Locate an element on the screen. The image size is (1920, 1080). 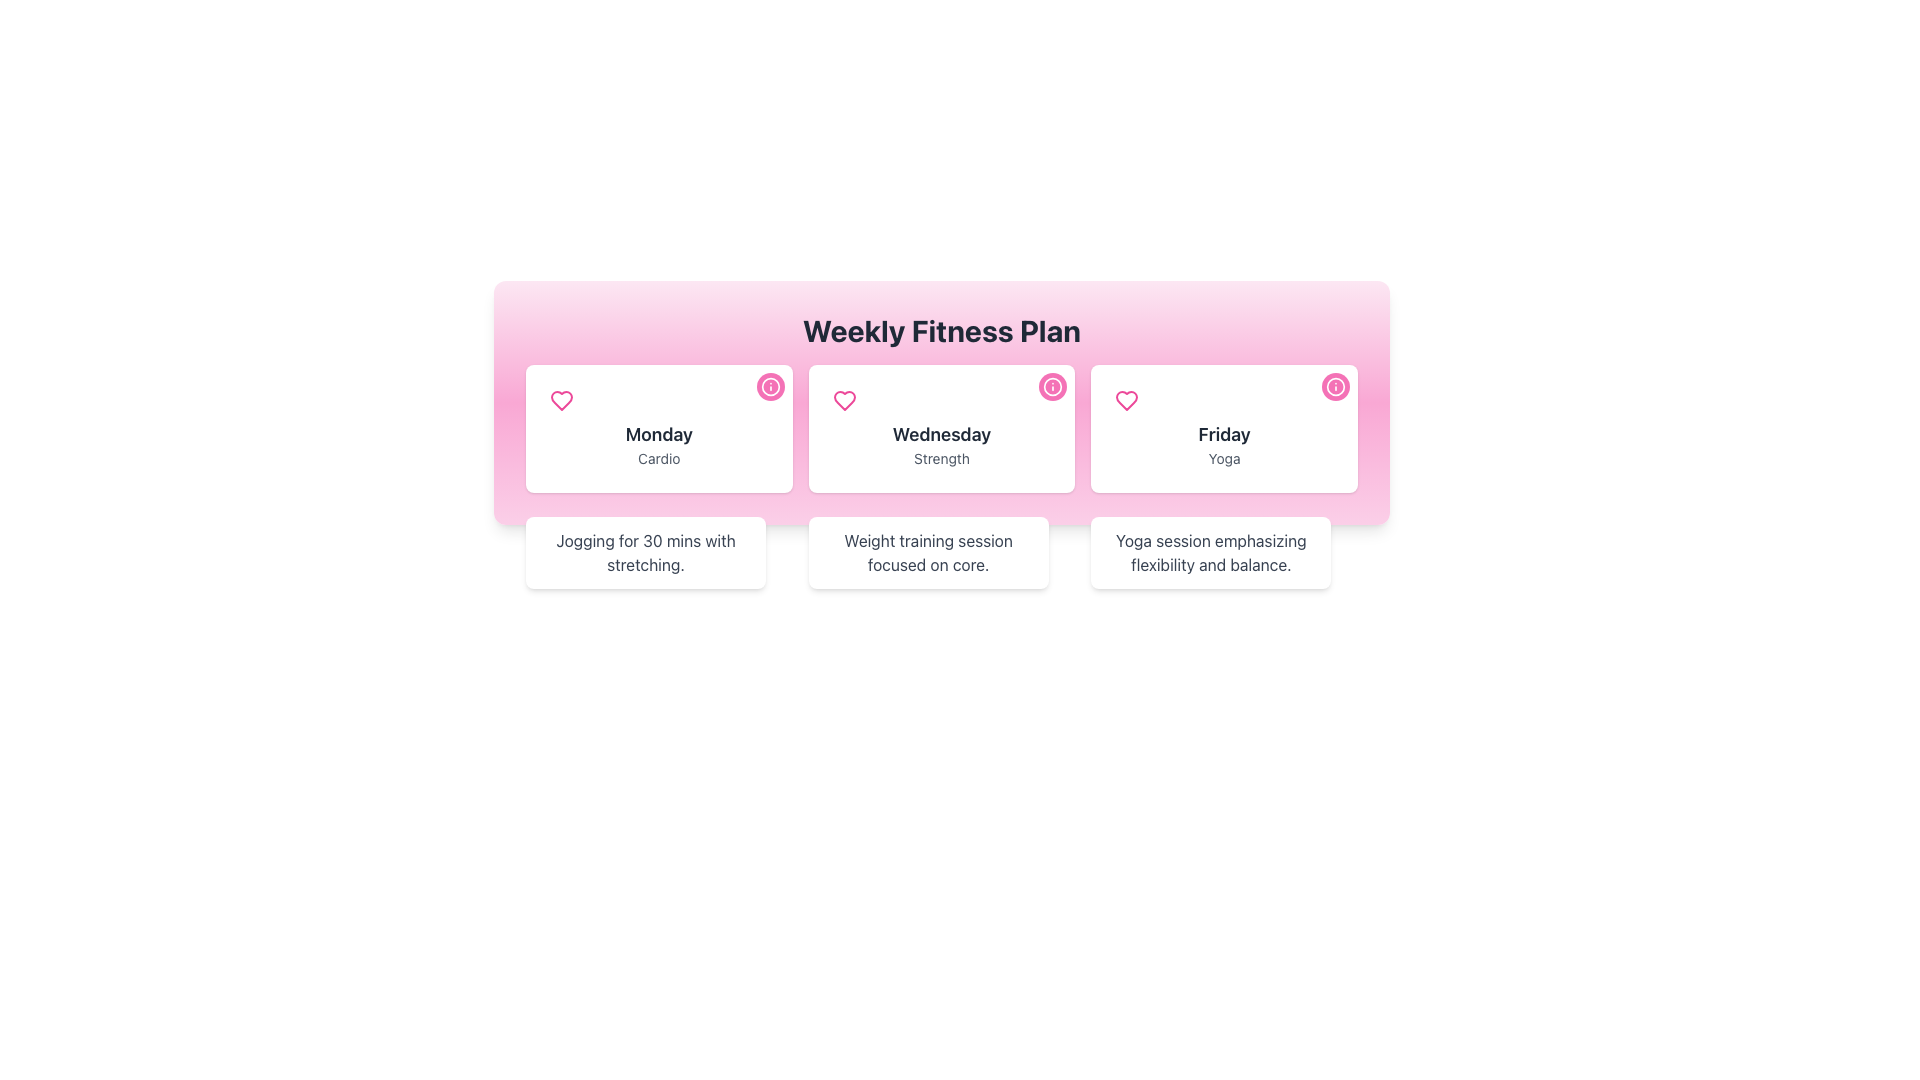
text 'Yoga' that is displayed in a small gray font, located in the card titled 'Friday' on the right side of the row under 'Weekly Fitness Plan' is located at coordinates (1223, 459).